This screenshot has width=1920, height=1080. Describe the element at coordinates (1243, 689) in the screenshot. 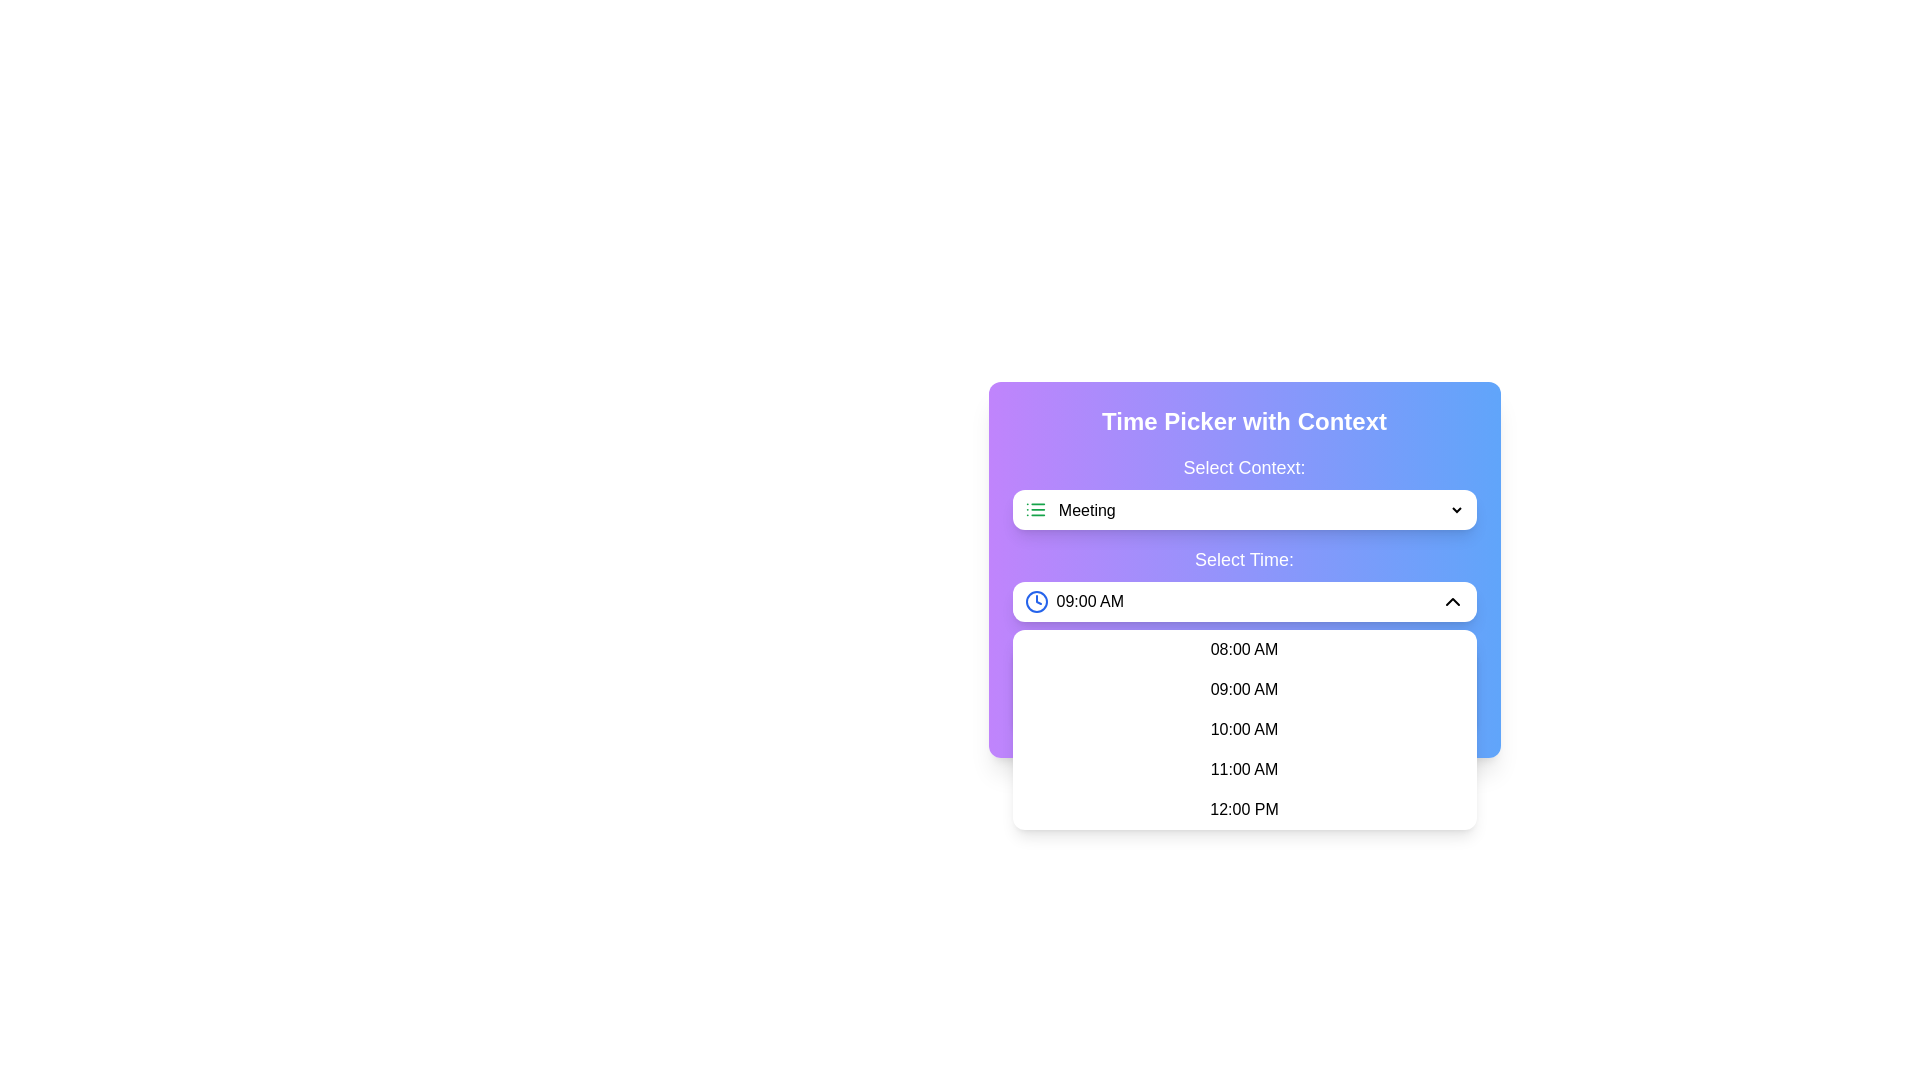

I see `the selectable time option '09:00 AM' in the dropdown menu` at that location.